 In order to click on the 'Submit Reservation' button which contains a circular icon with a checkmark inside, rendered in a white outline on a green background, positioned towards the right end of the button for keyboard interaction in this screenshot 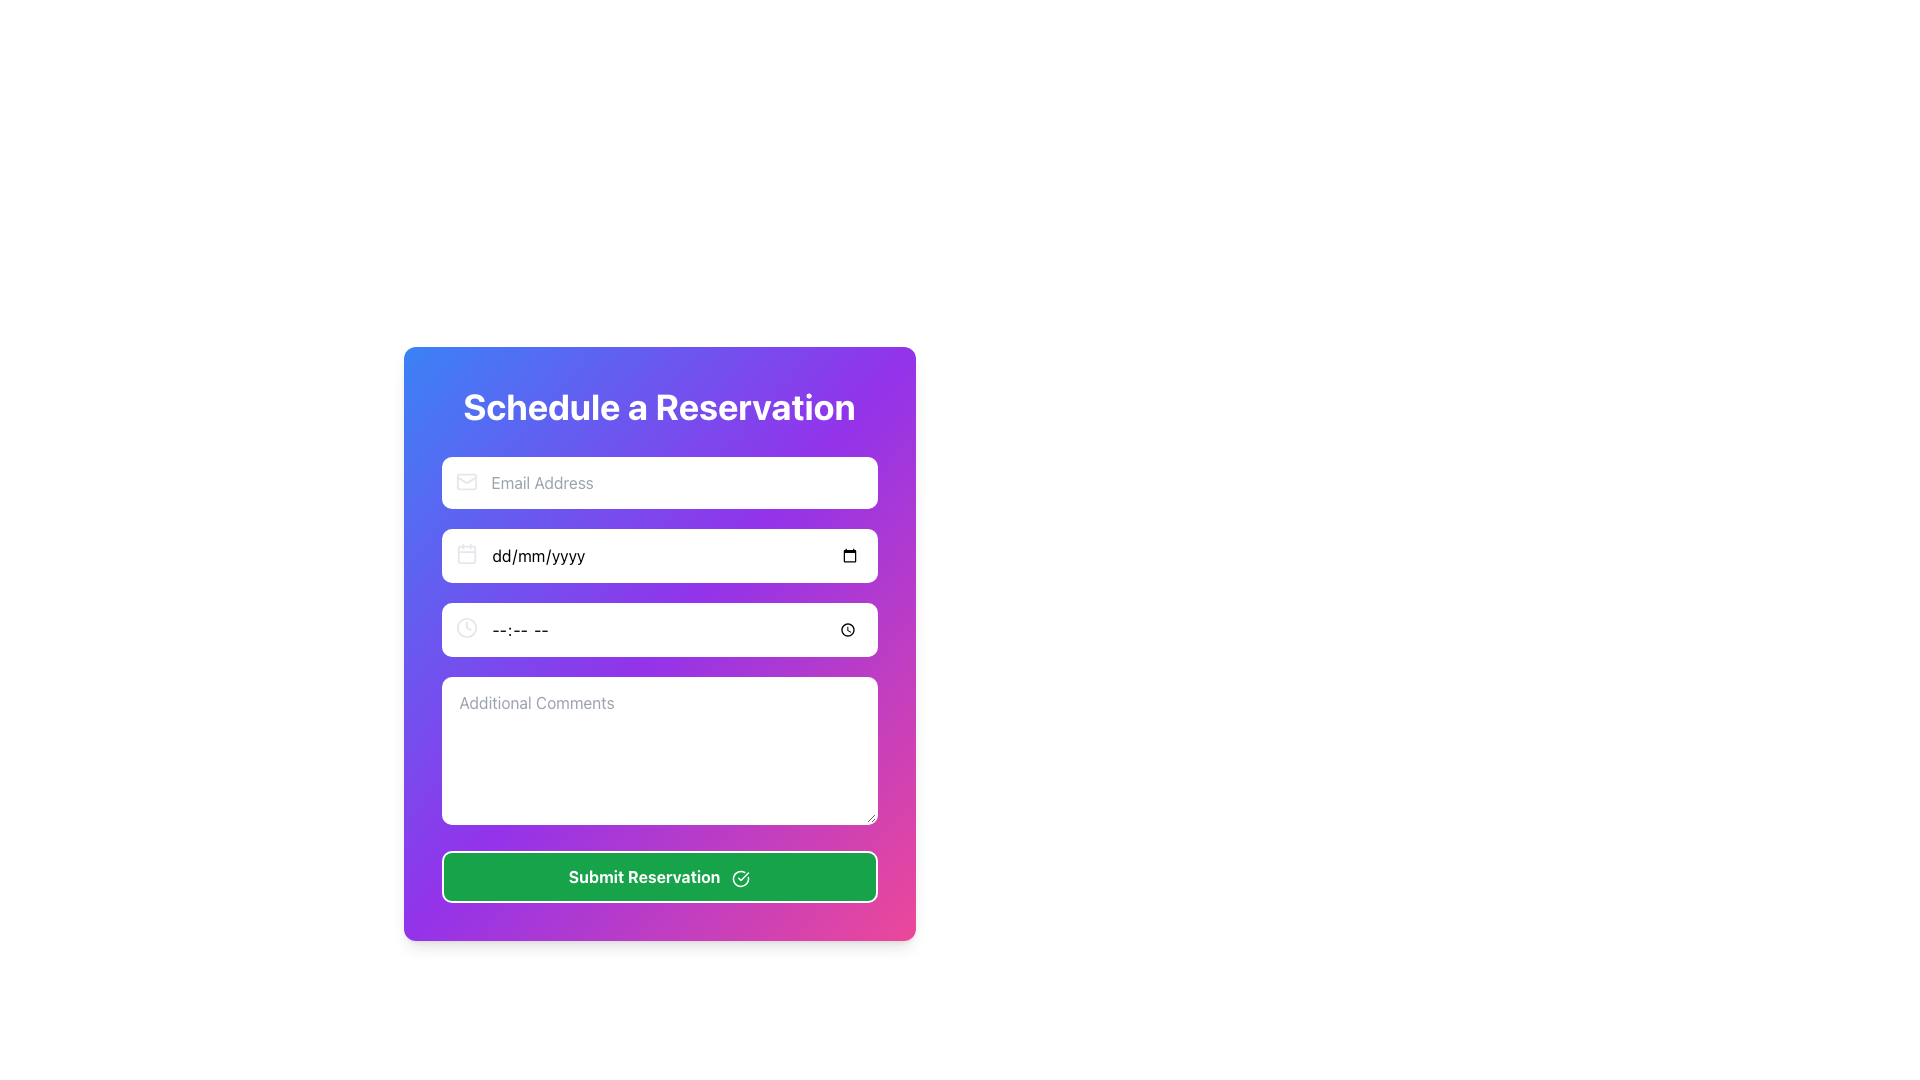, I will do `click(740, 877)`.